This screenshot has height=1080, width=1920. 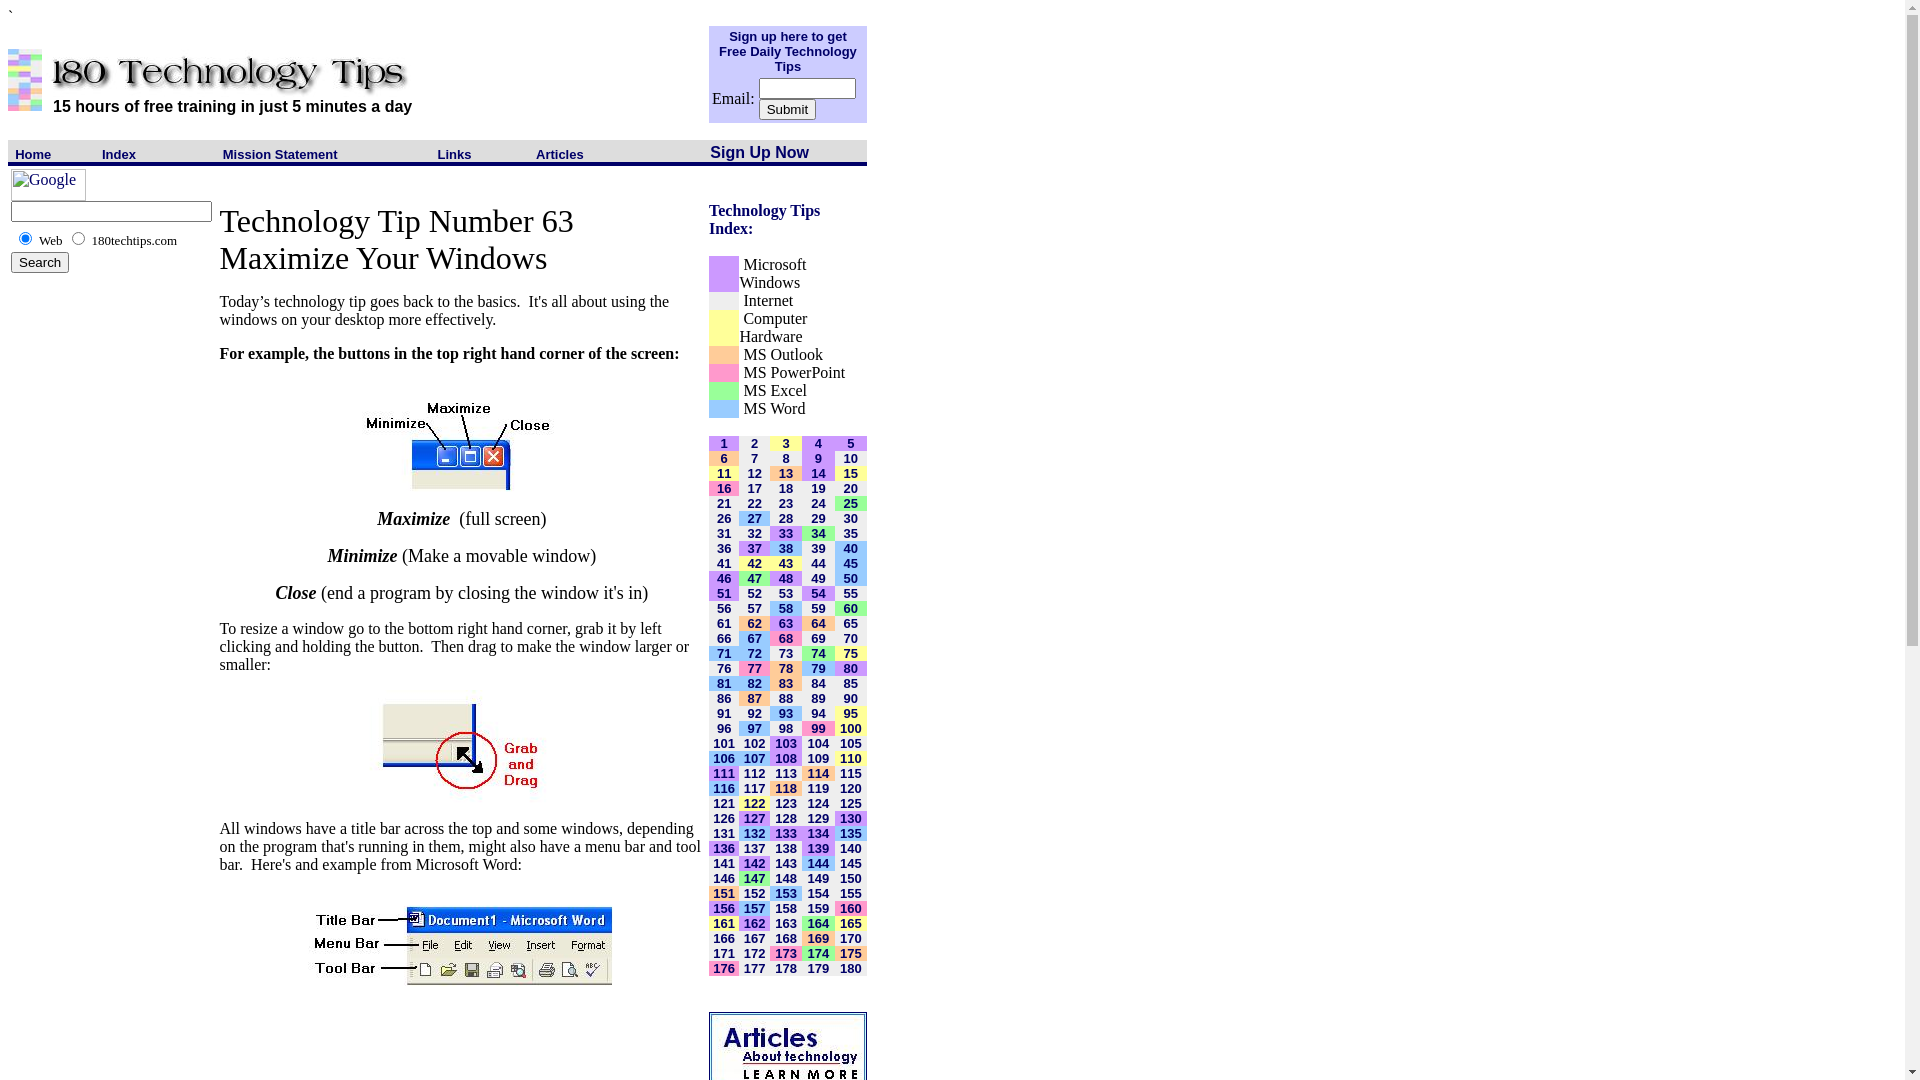 What do you see at coordinates (713, 891) in the screenshot?
I see `'151'` at bounding box center [713, 891].